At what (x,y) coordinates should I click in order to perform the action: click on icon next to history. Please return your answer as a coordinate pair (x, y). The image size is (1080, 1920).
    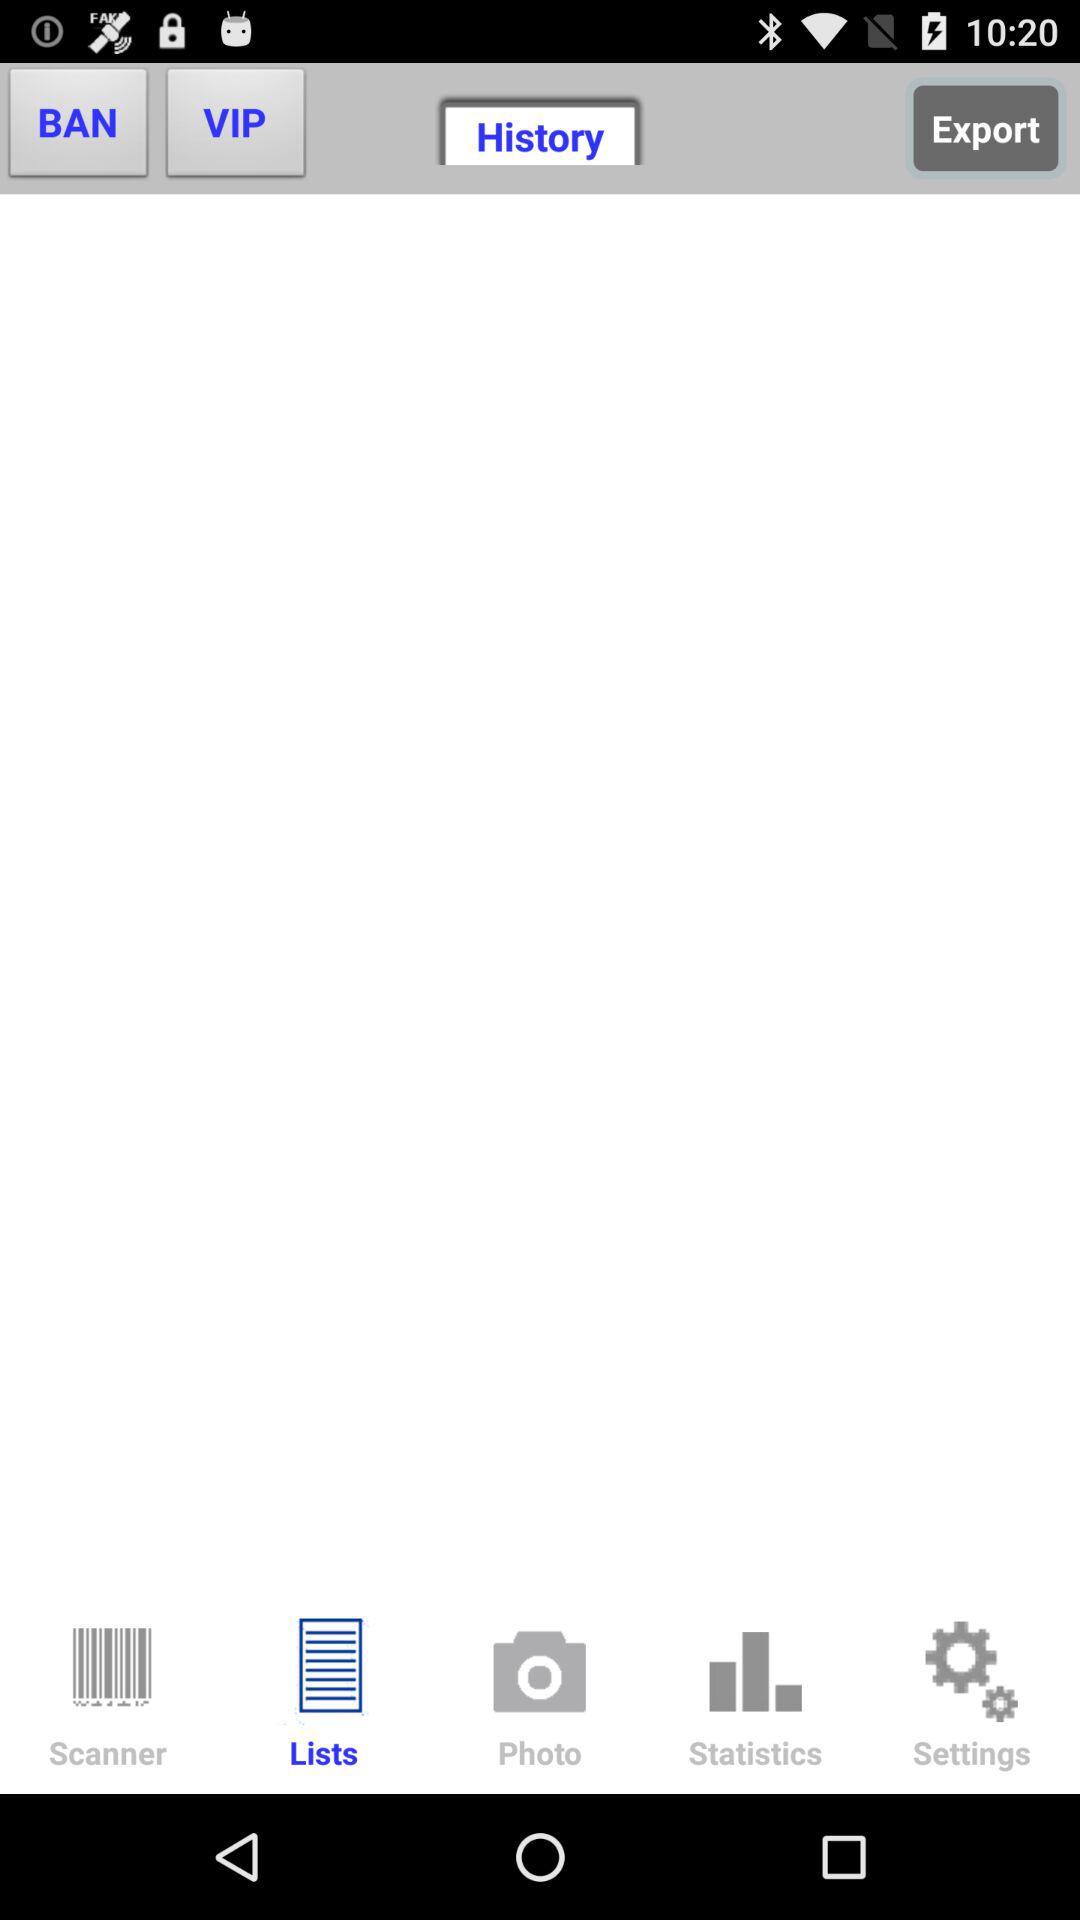
    Looking at the image, I should click on (984, 127).